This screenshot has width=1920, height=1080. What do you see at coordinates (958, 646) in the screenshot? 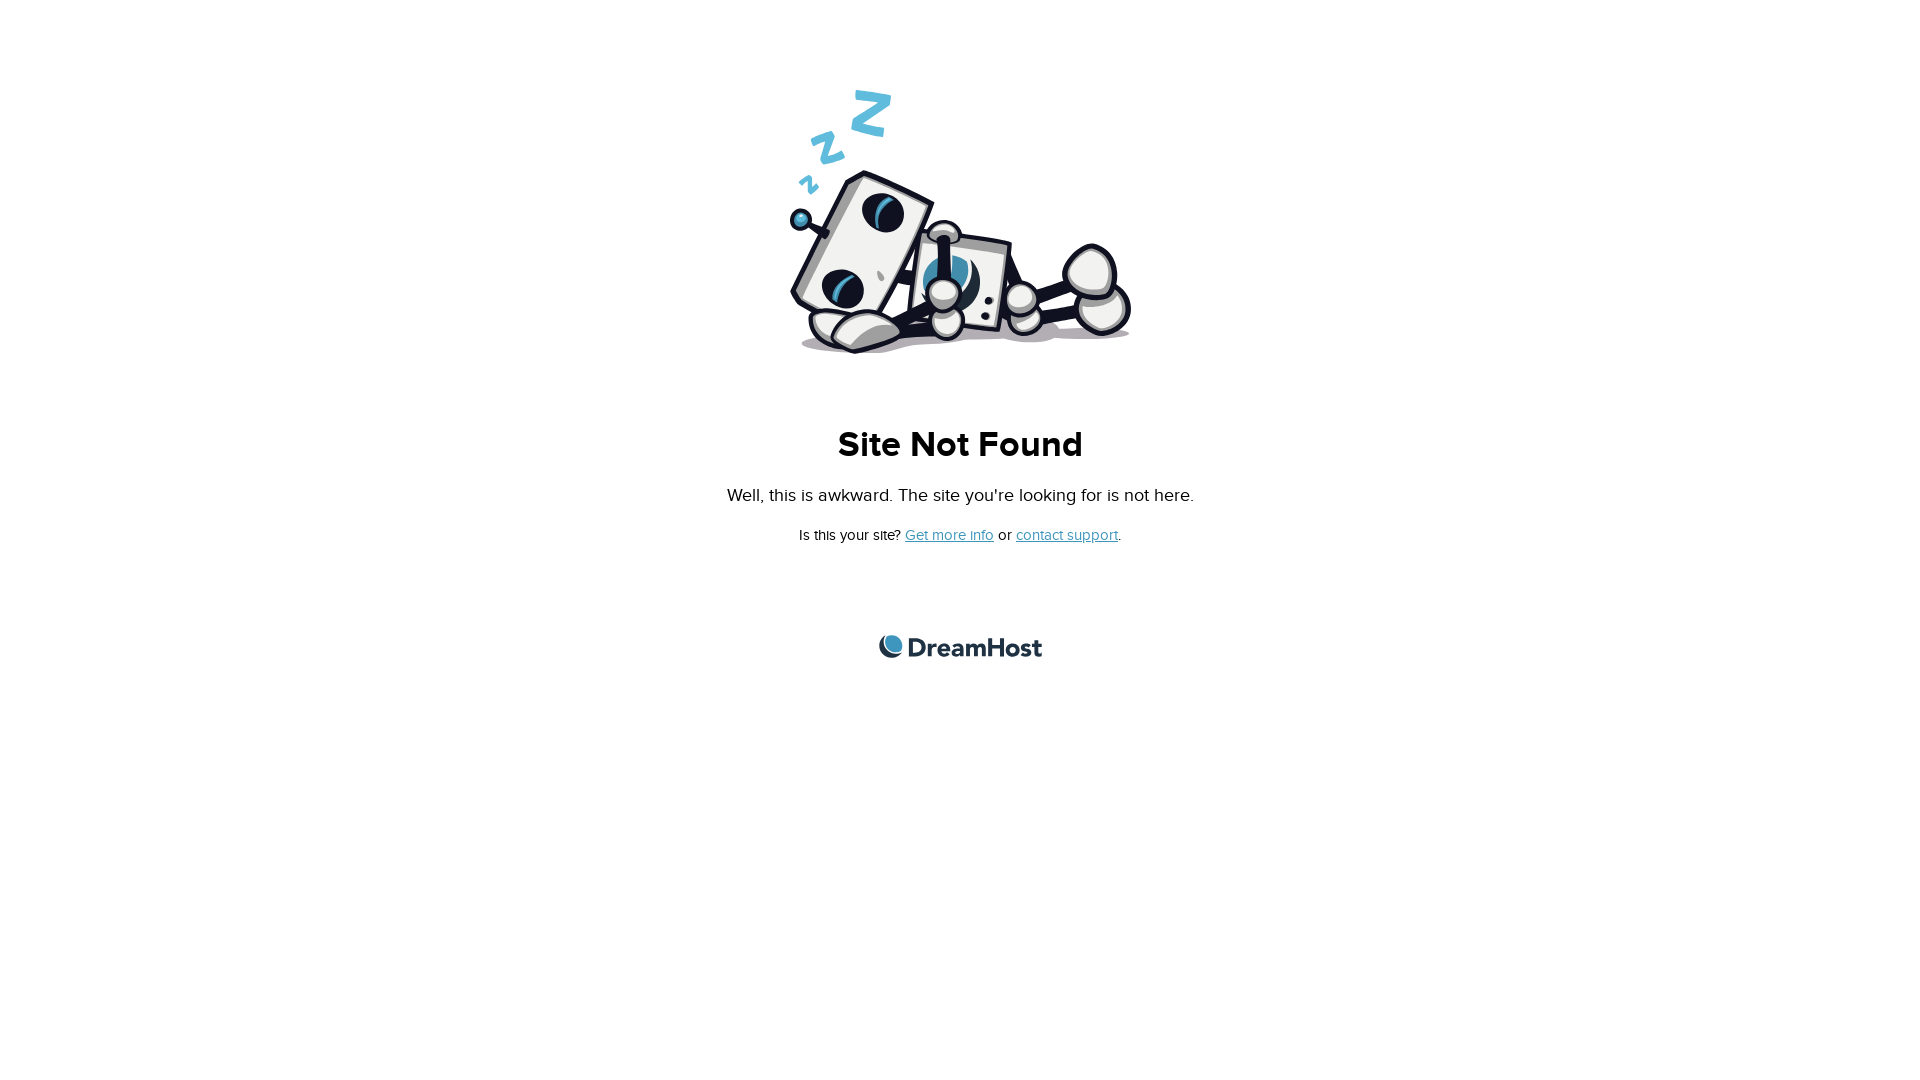
I see `'DreamHost'` at bounding box center [958, 646].